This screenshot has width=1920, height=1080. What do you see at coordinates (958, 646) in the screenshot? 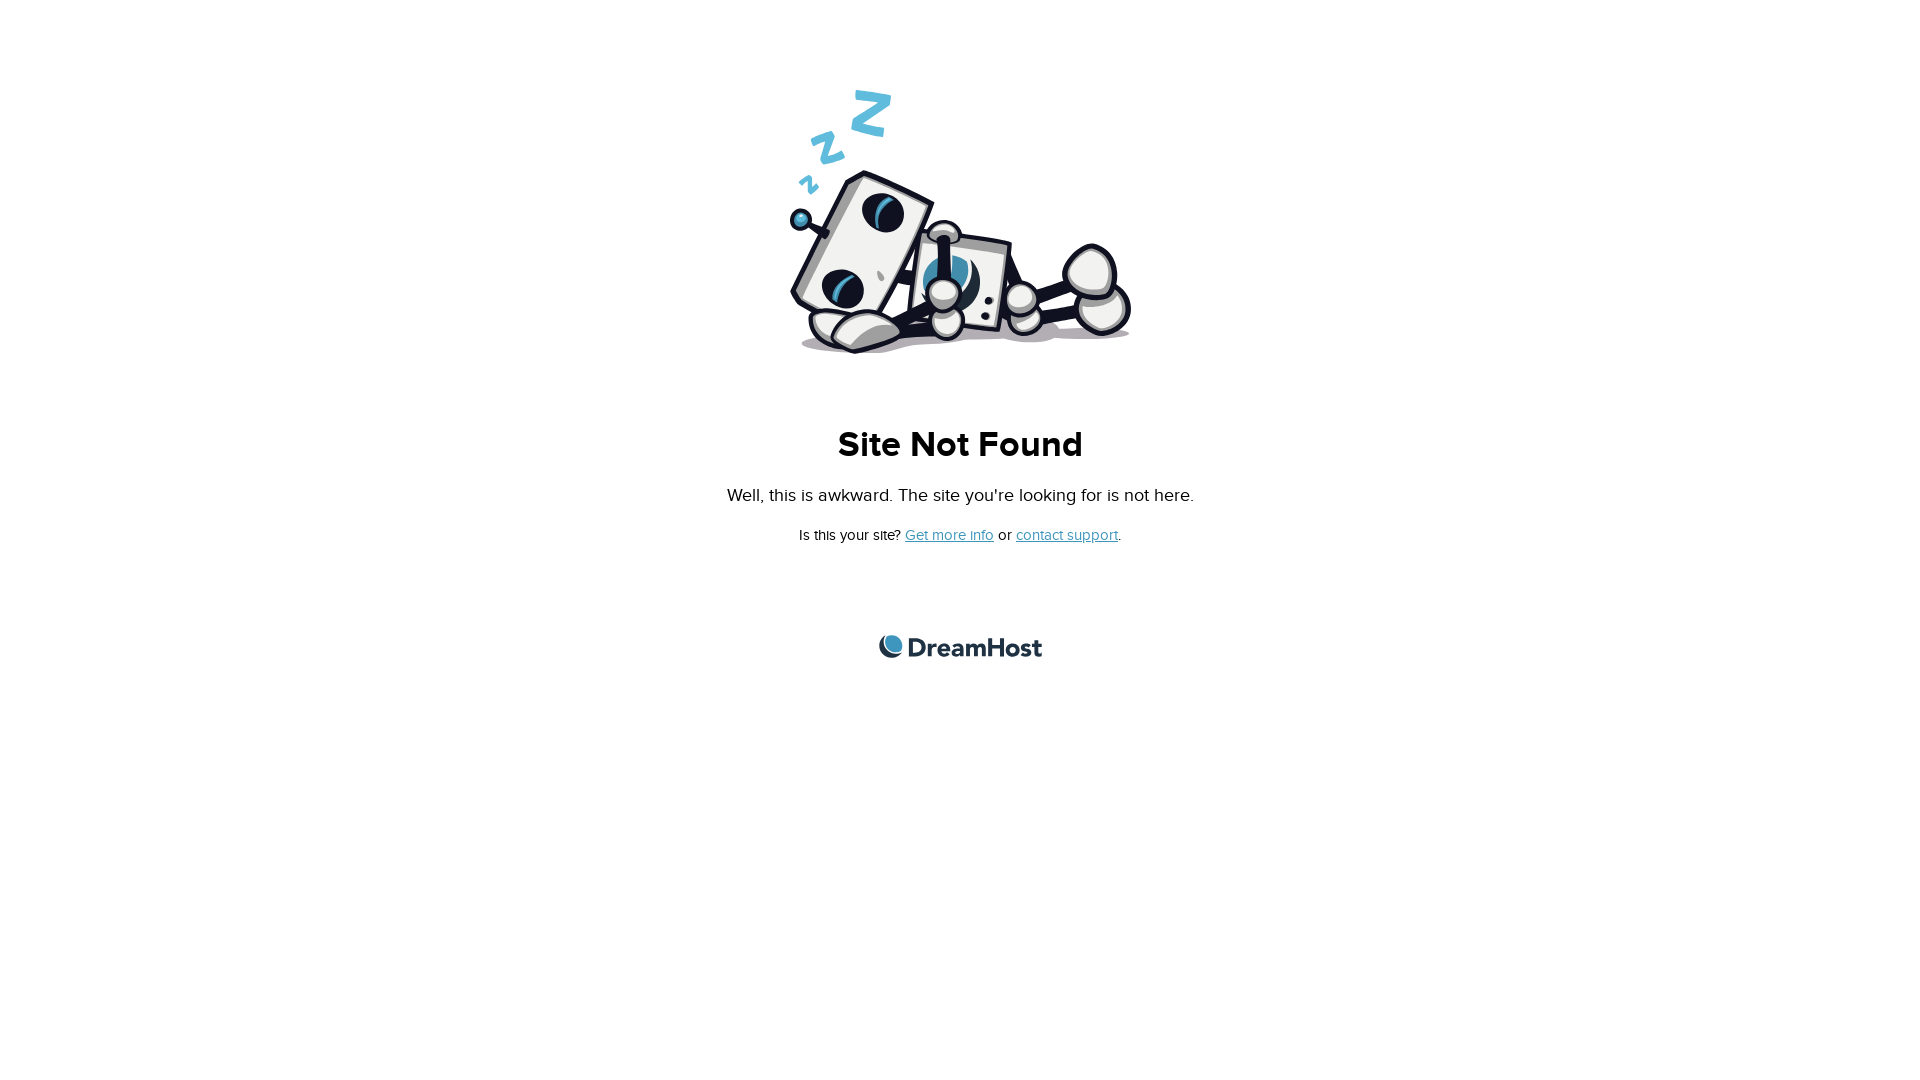
I see `'DreamHost'` at bounding box center [958, 646].